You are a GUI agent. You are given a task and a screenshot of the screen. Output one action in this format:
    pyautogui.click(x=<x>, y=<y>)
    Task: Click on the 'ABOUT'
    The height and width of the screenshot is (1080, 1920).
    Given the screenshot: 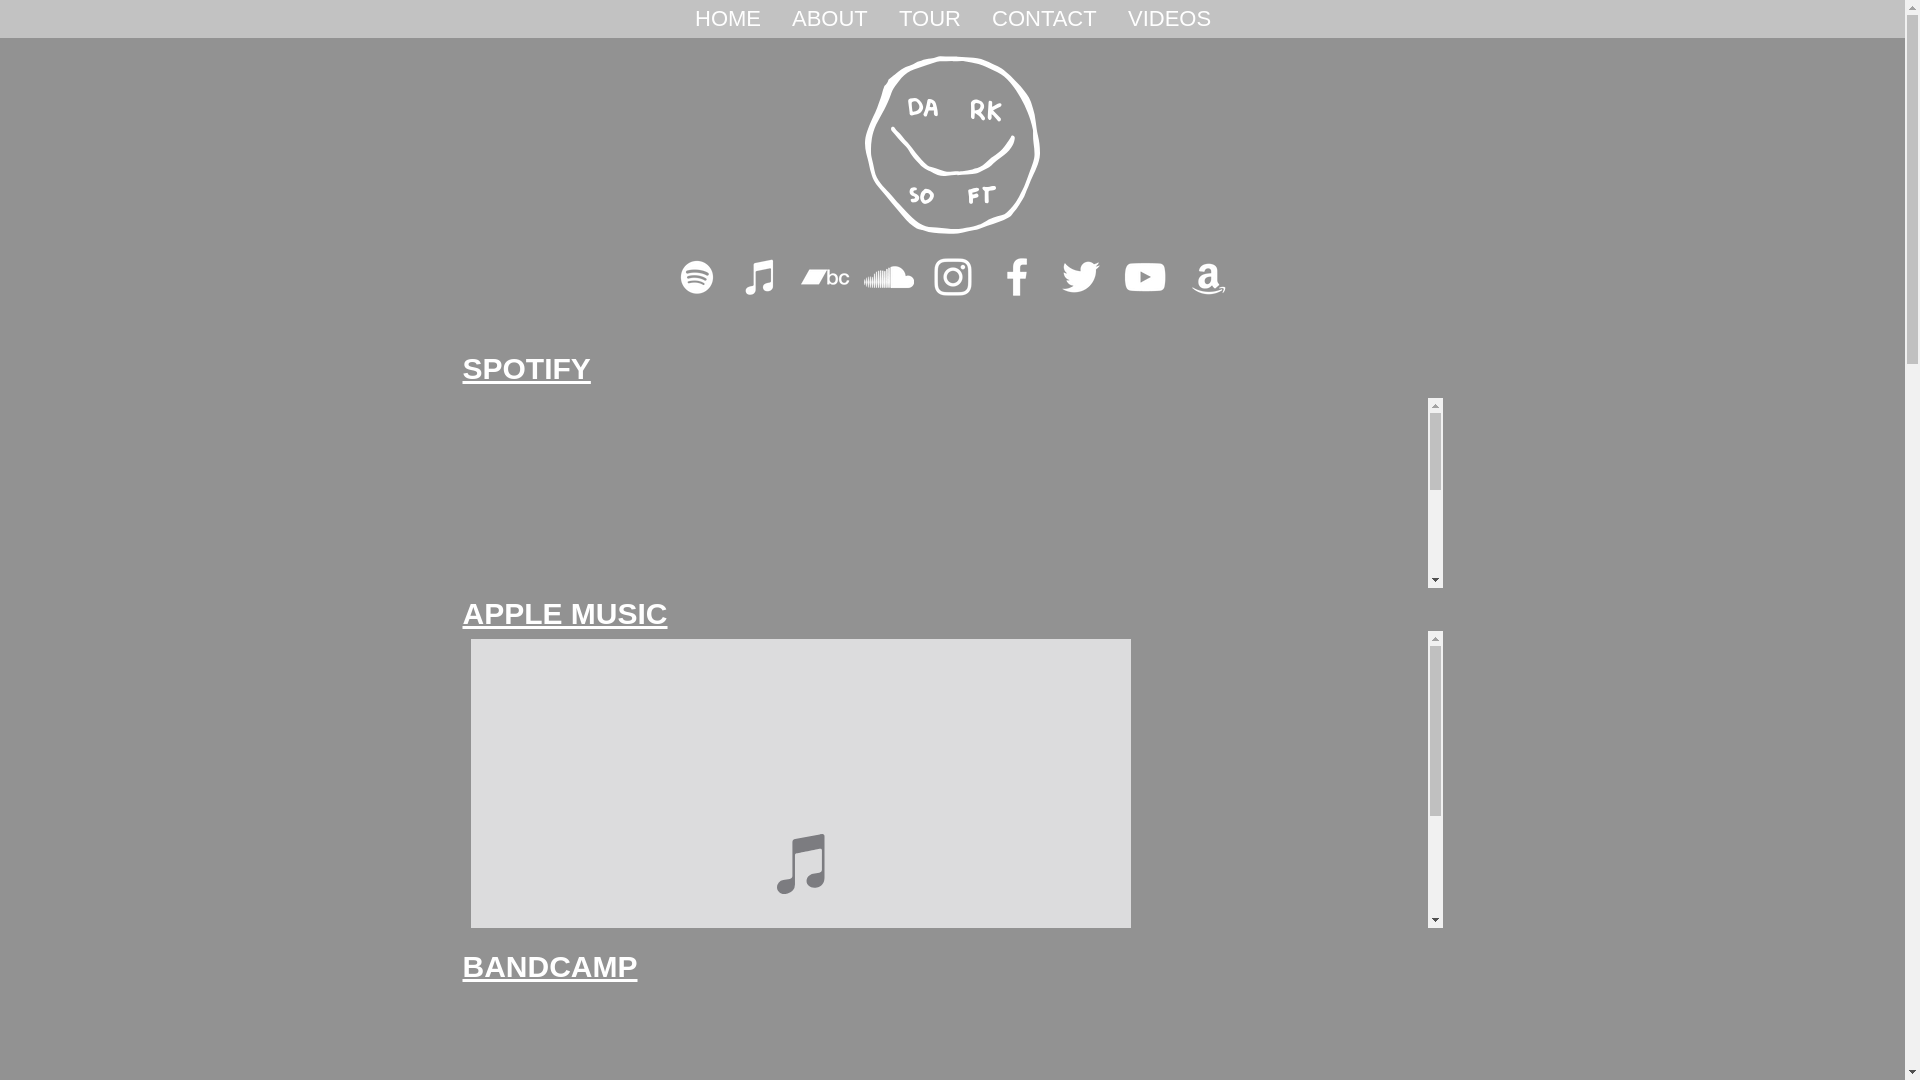 What is the action you would take?
    pyautogui.click(x=775, y=19)
    